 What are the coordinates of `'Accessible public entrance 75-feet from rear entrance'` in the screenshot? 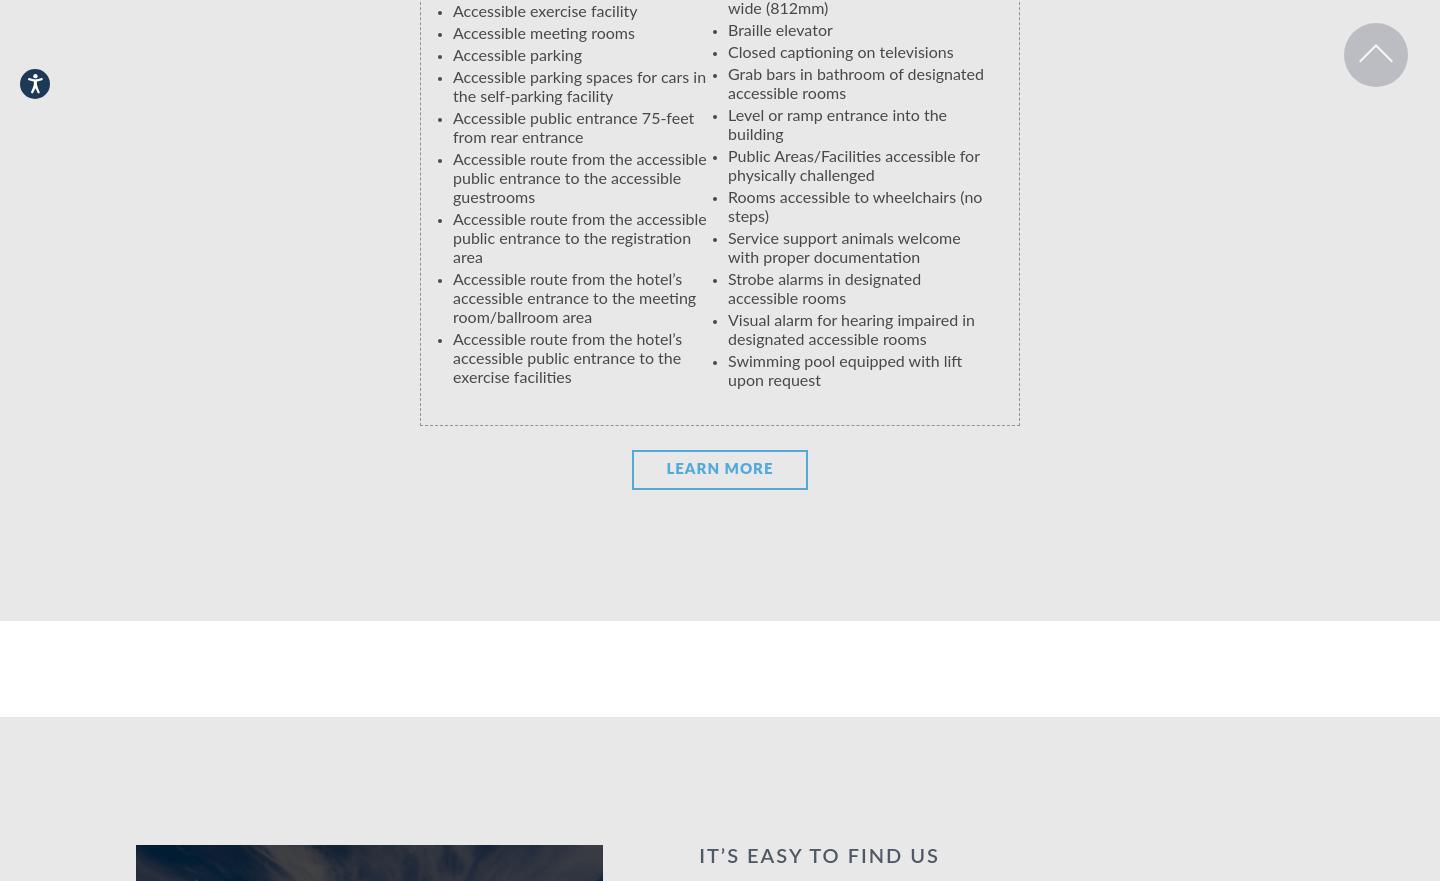 It's located at (573, 128).